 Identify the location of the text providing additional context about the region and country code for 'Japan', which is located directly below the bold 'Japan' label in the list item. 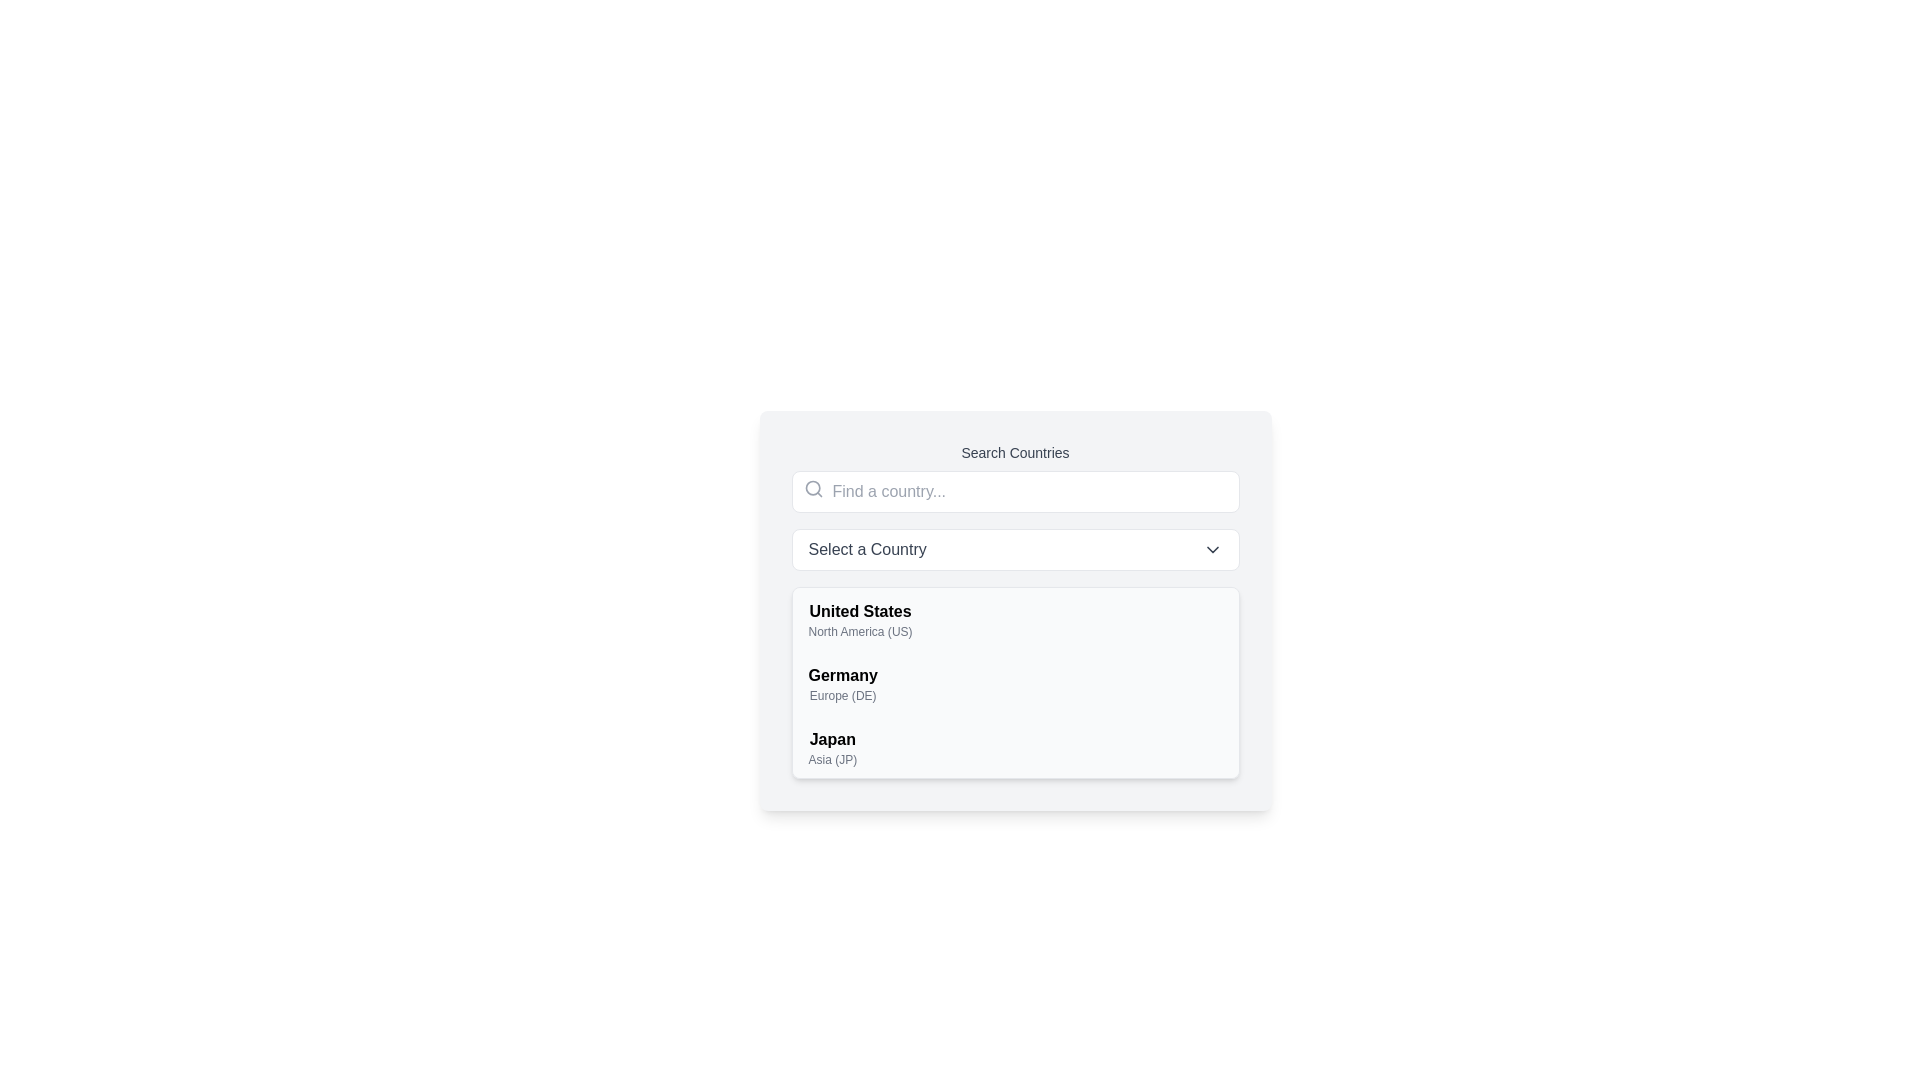
(832, 759).